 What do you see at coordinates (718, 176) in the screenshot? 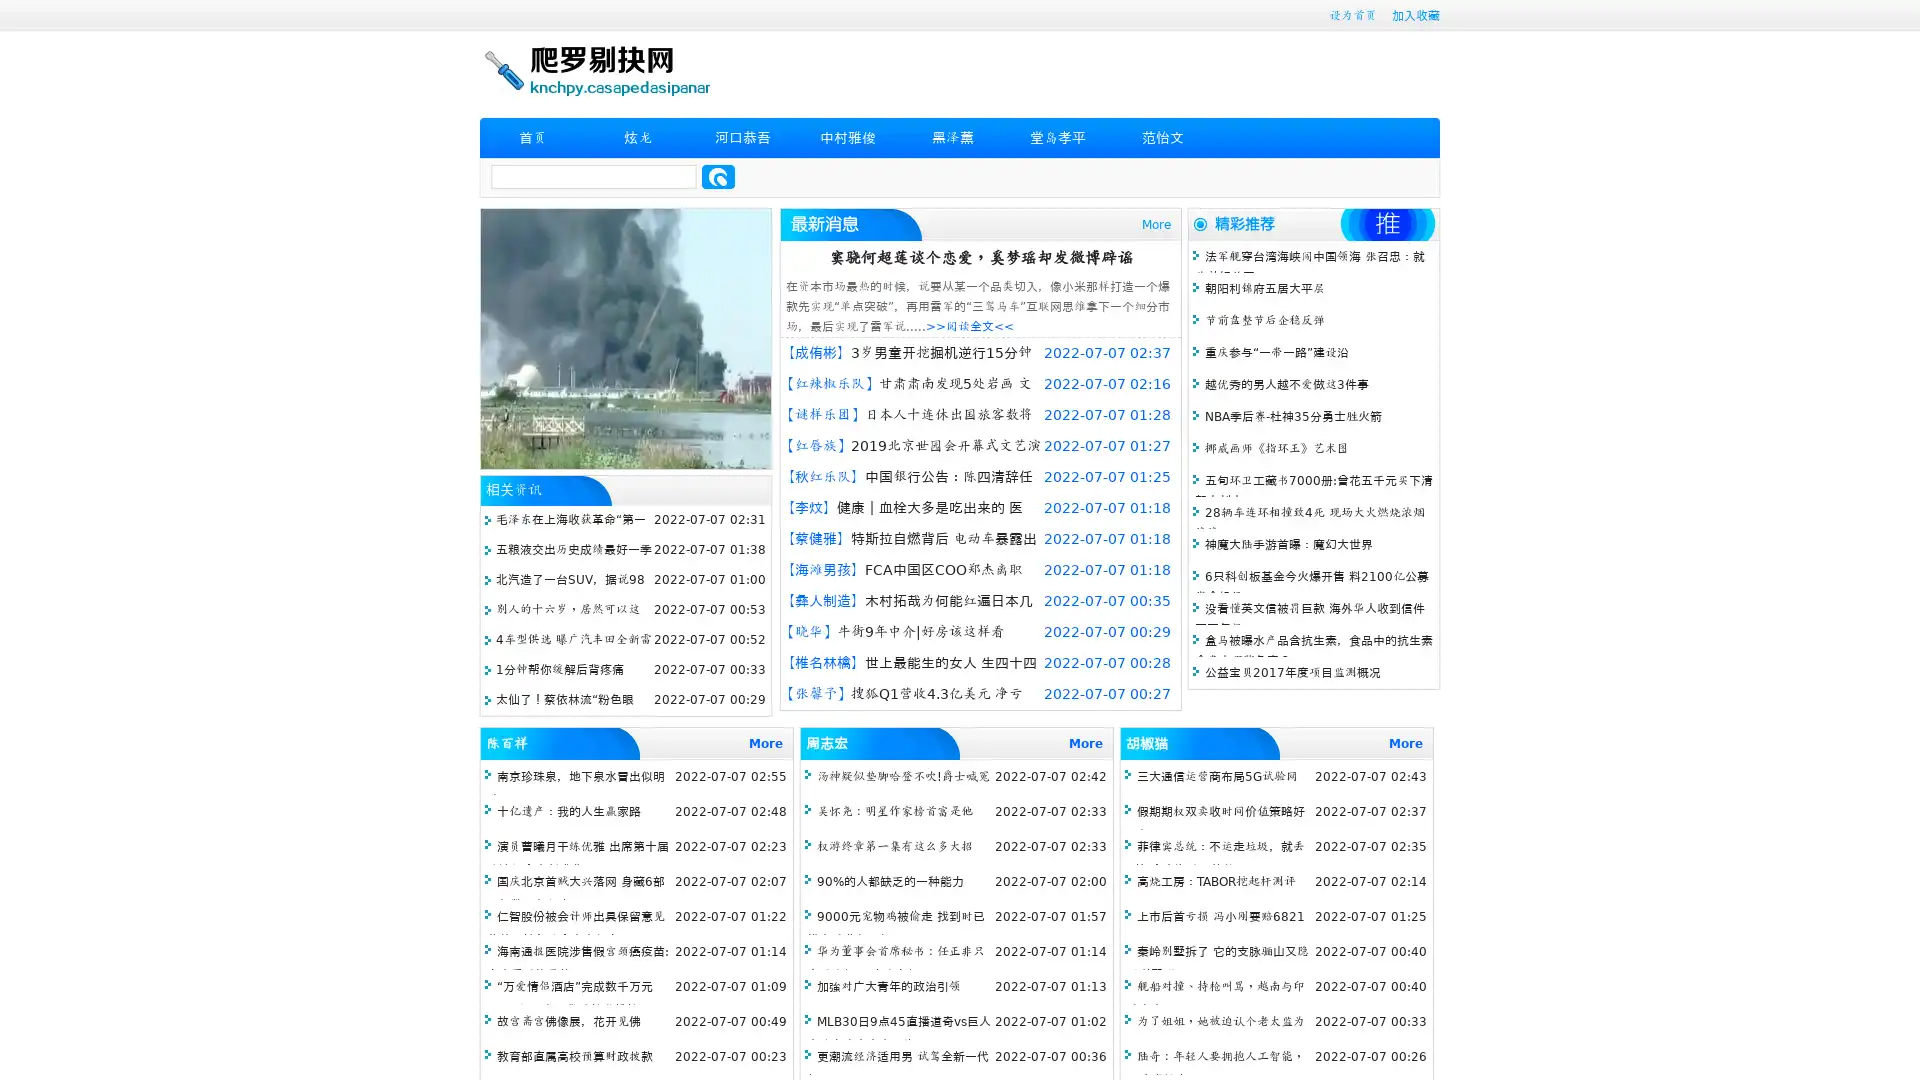
I see `Search` at bounding box center [718, 176].